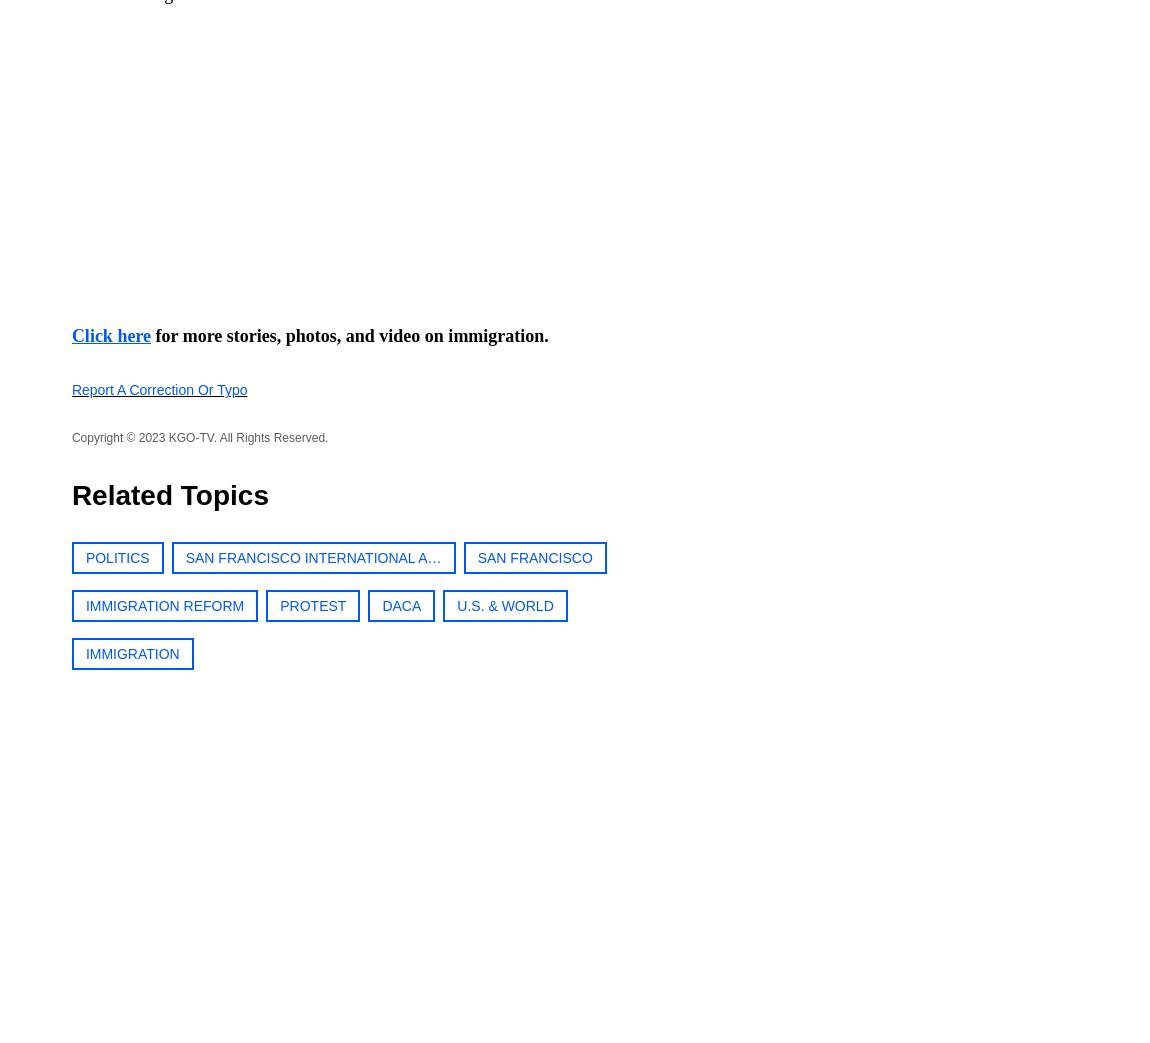  Describe the element at coordinates (279, 604) in the screenshot. I see `'PROTEST'` at that location.